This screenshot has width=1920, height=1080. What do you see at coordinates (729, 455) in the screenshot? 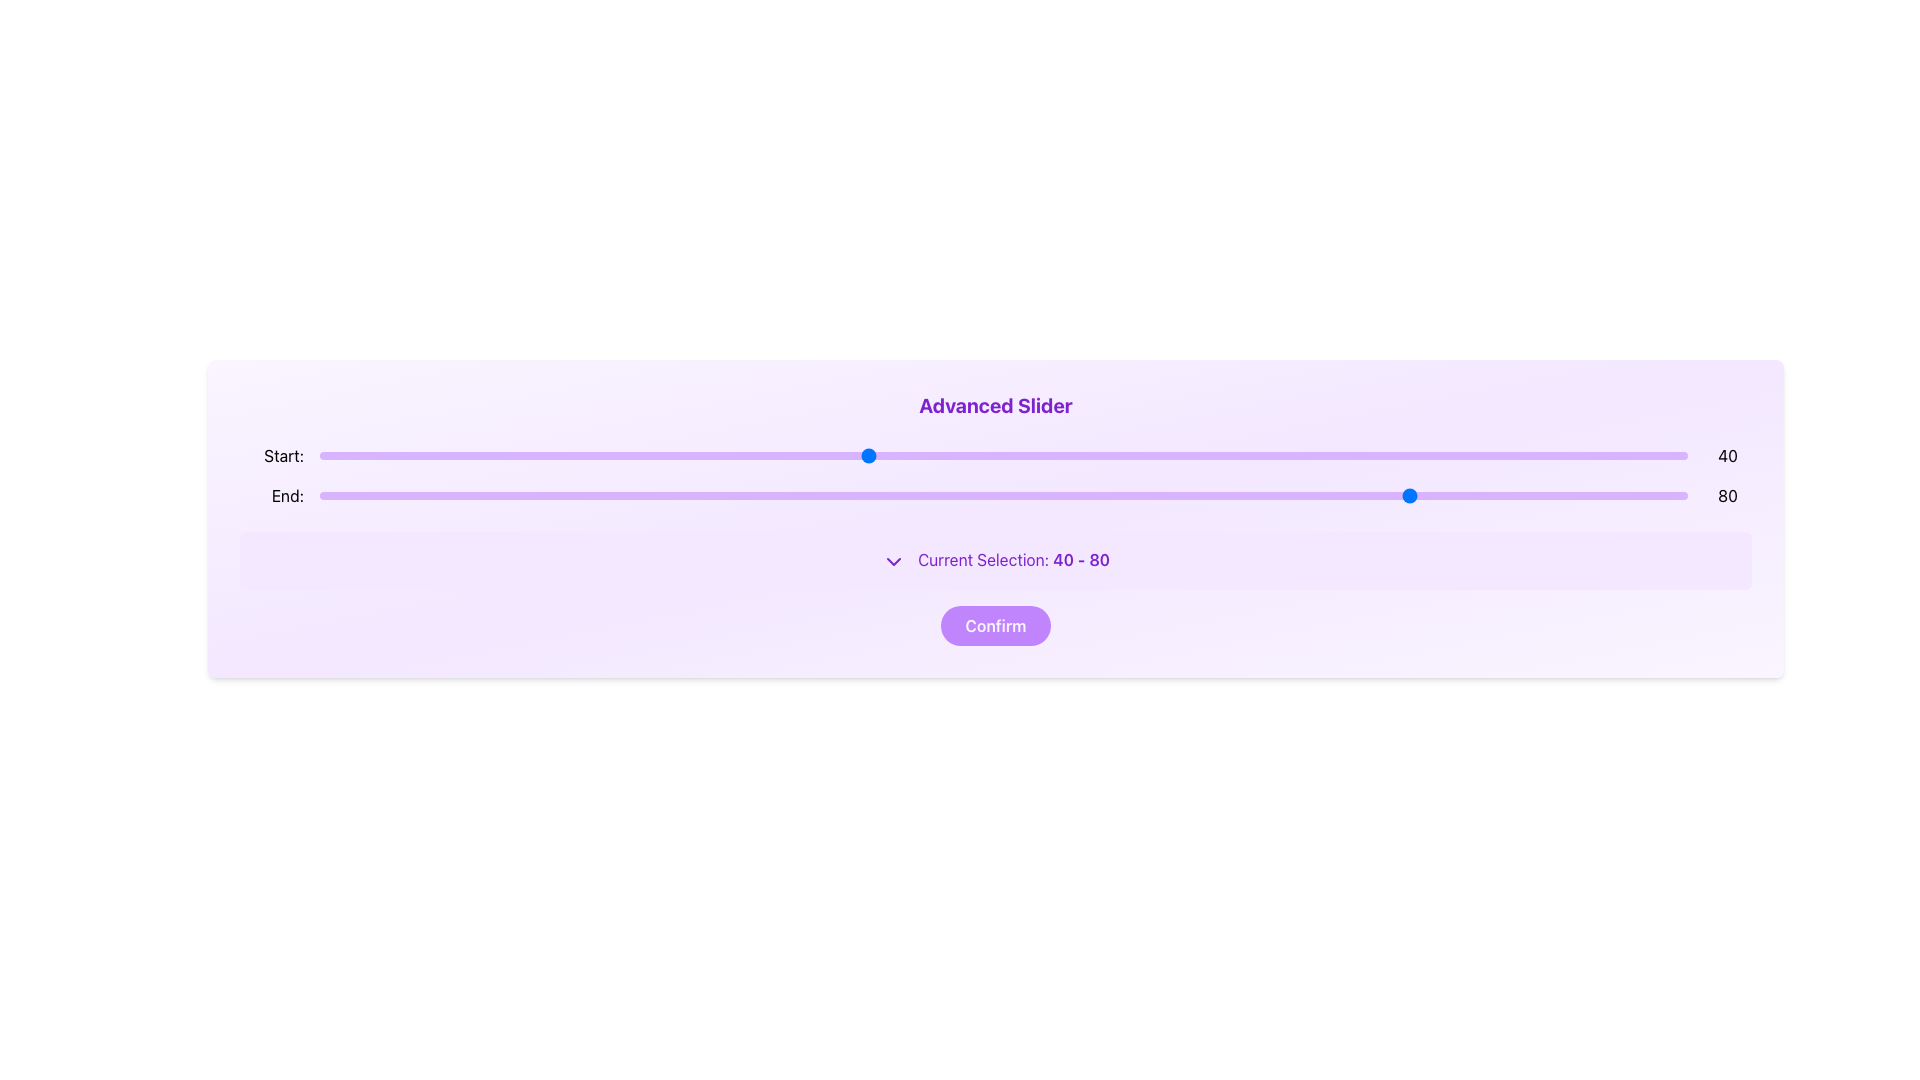
I see `the start slider` at bounding box center [729, 455].